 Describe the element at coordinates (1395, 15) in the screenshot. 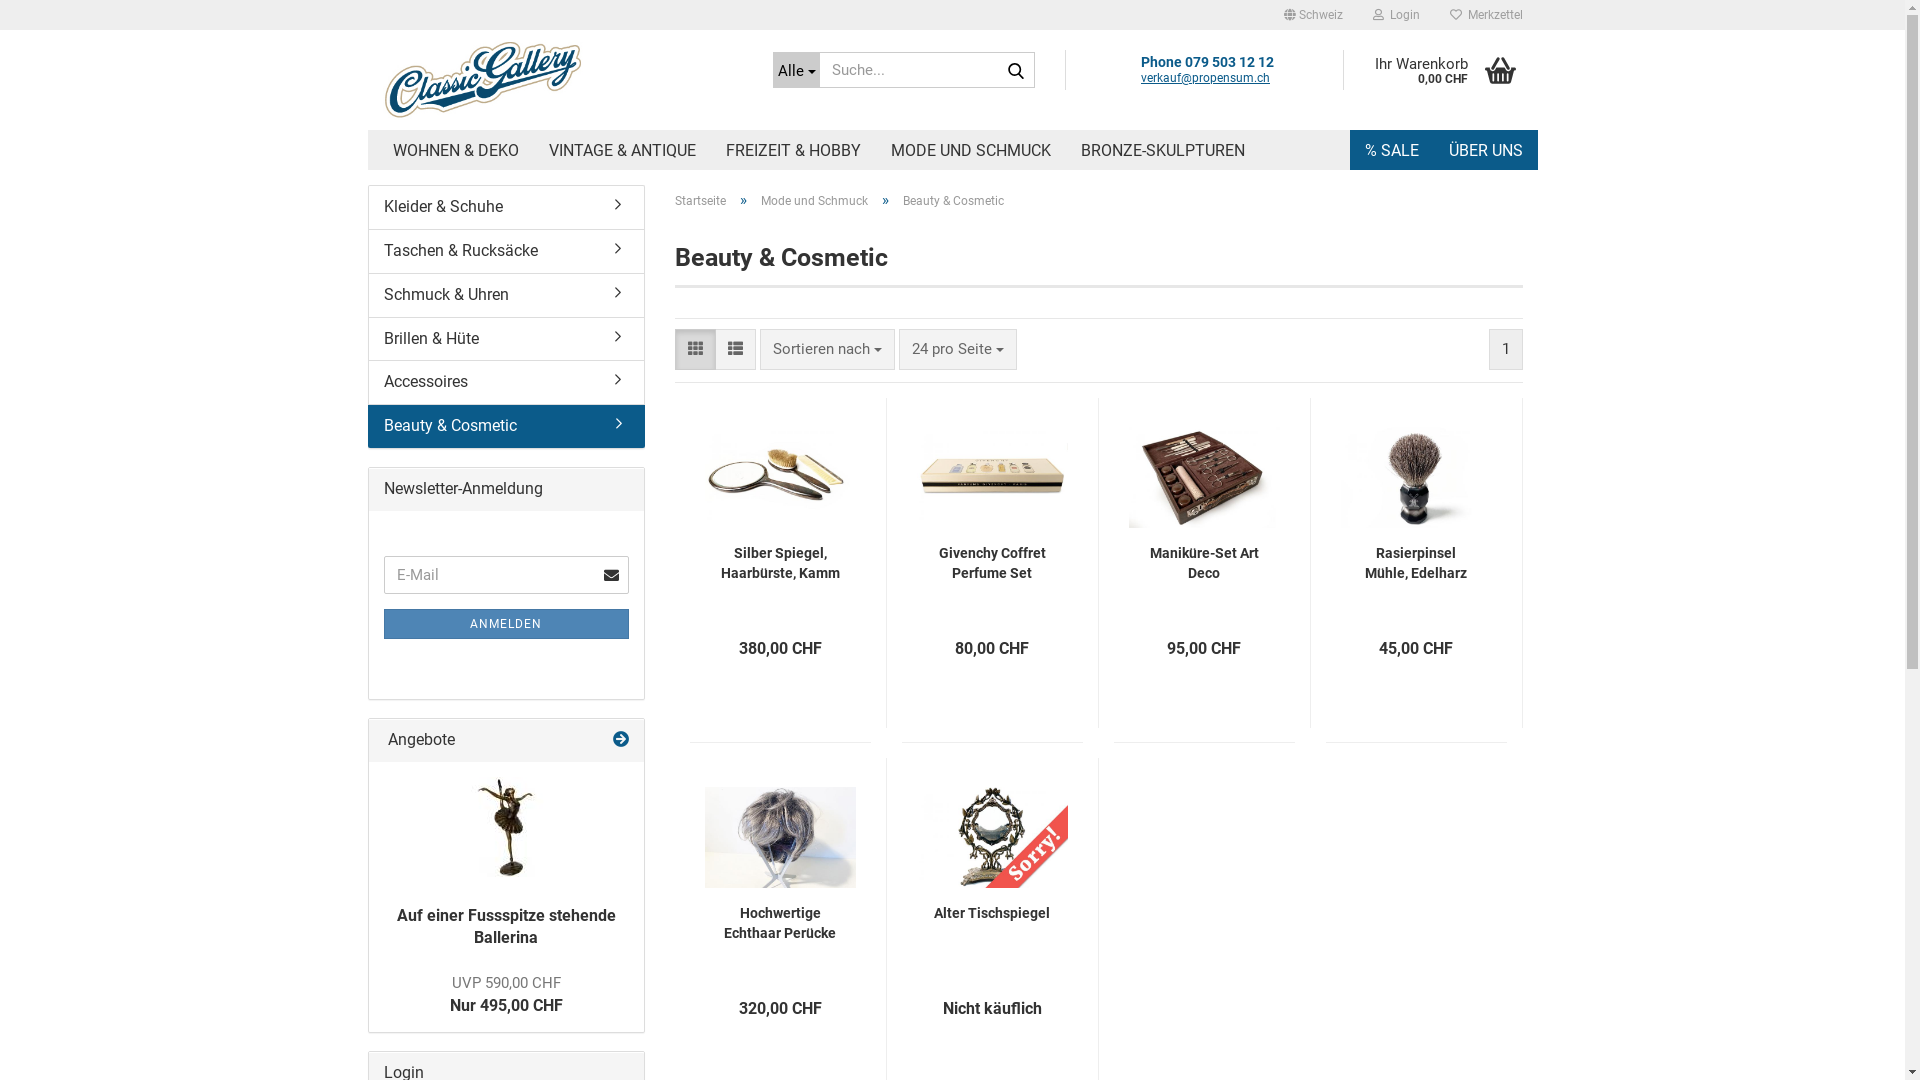

I see `' Login'` at that location.